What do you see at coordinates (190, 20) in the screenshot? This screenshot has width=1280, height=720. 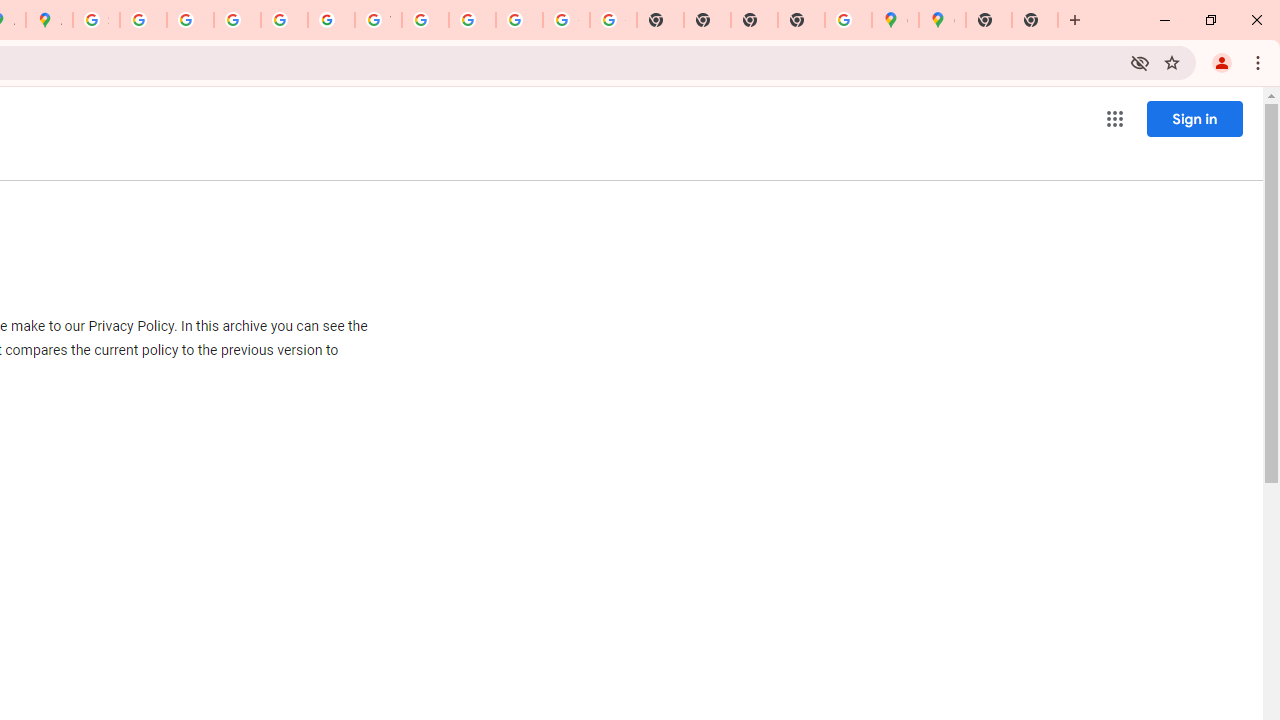 I see `'Privacy Help Center - Policies Help'` at bounding box center [190, 20].